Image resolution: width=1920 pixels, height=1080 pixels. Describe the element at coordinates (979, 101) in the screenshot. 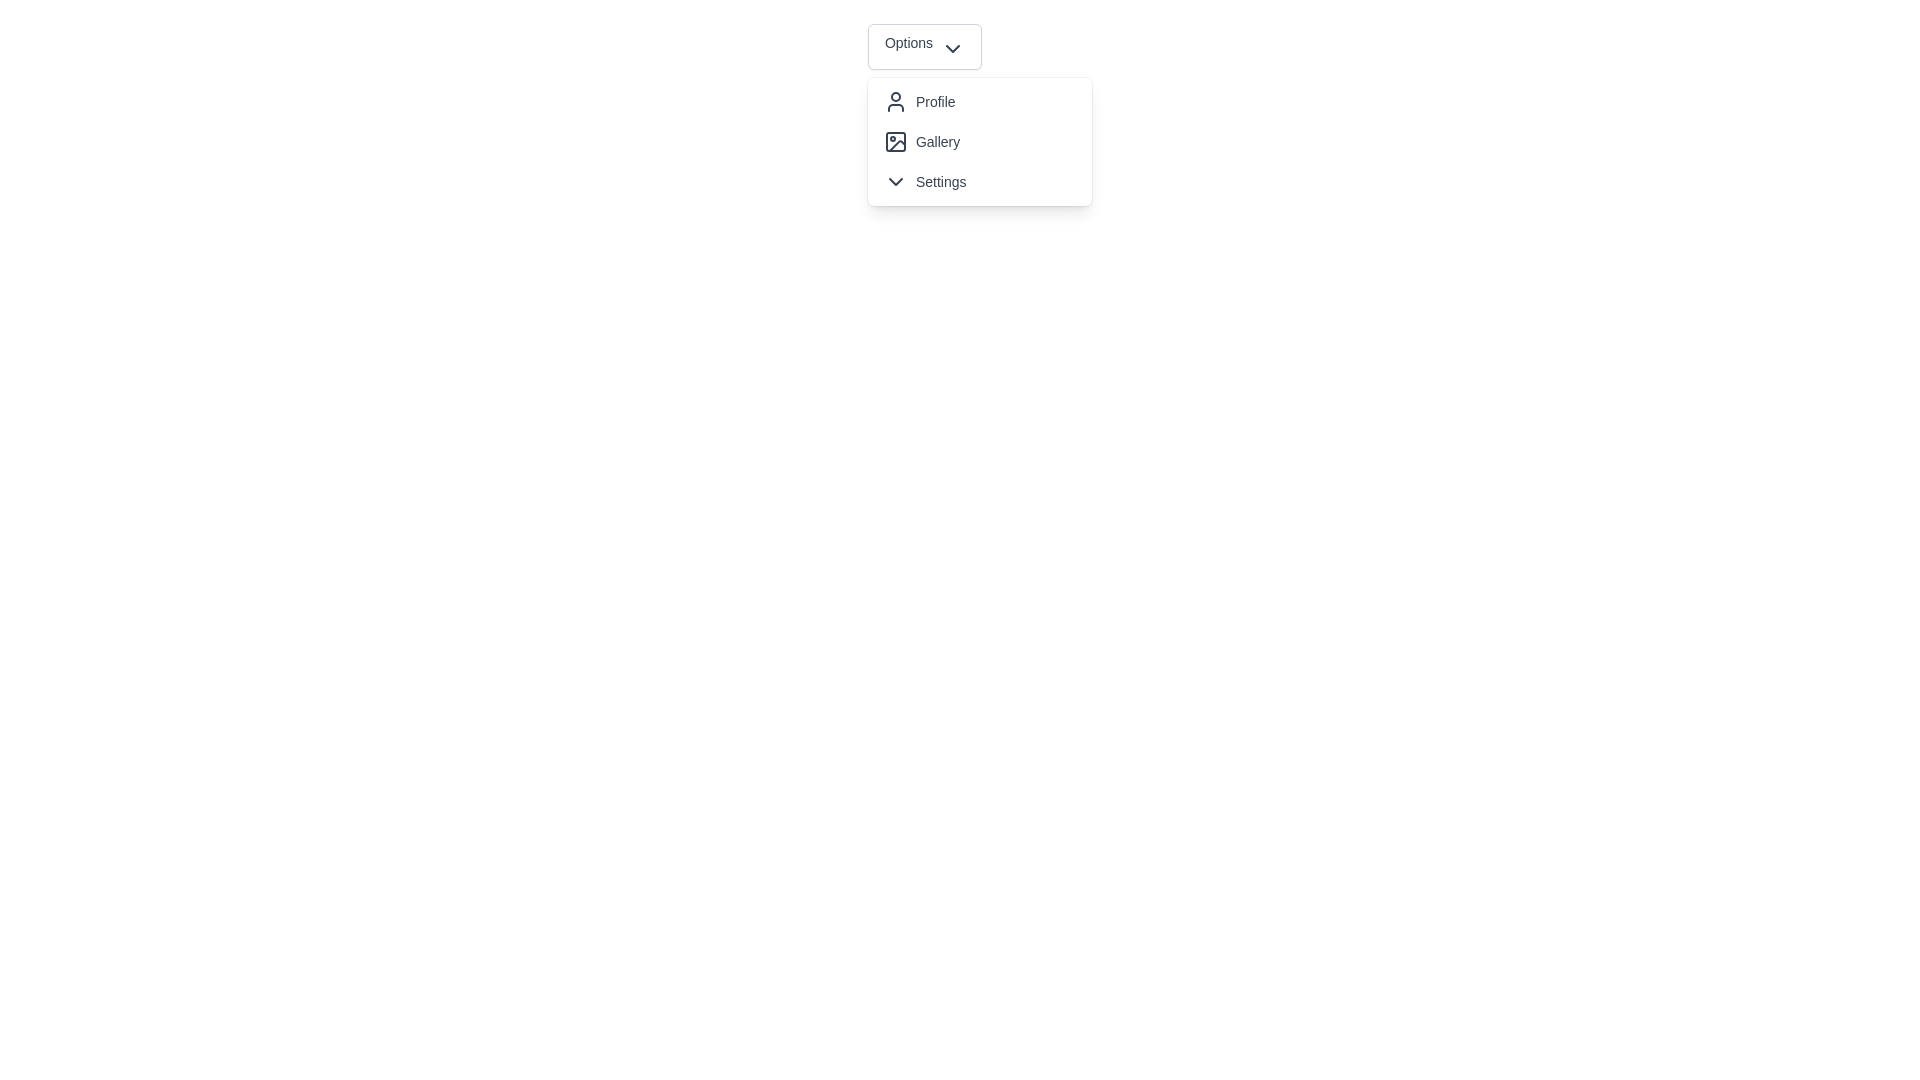

I see `'Profile' menu item, which includes a user silhouette icon and medium font text, positioned as the first item in the dropdown menu` at that location.